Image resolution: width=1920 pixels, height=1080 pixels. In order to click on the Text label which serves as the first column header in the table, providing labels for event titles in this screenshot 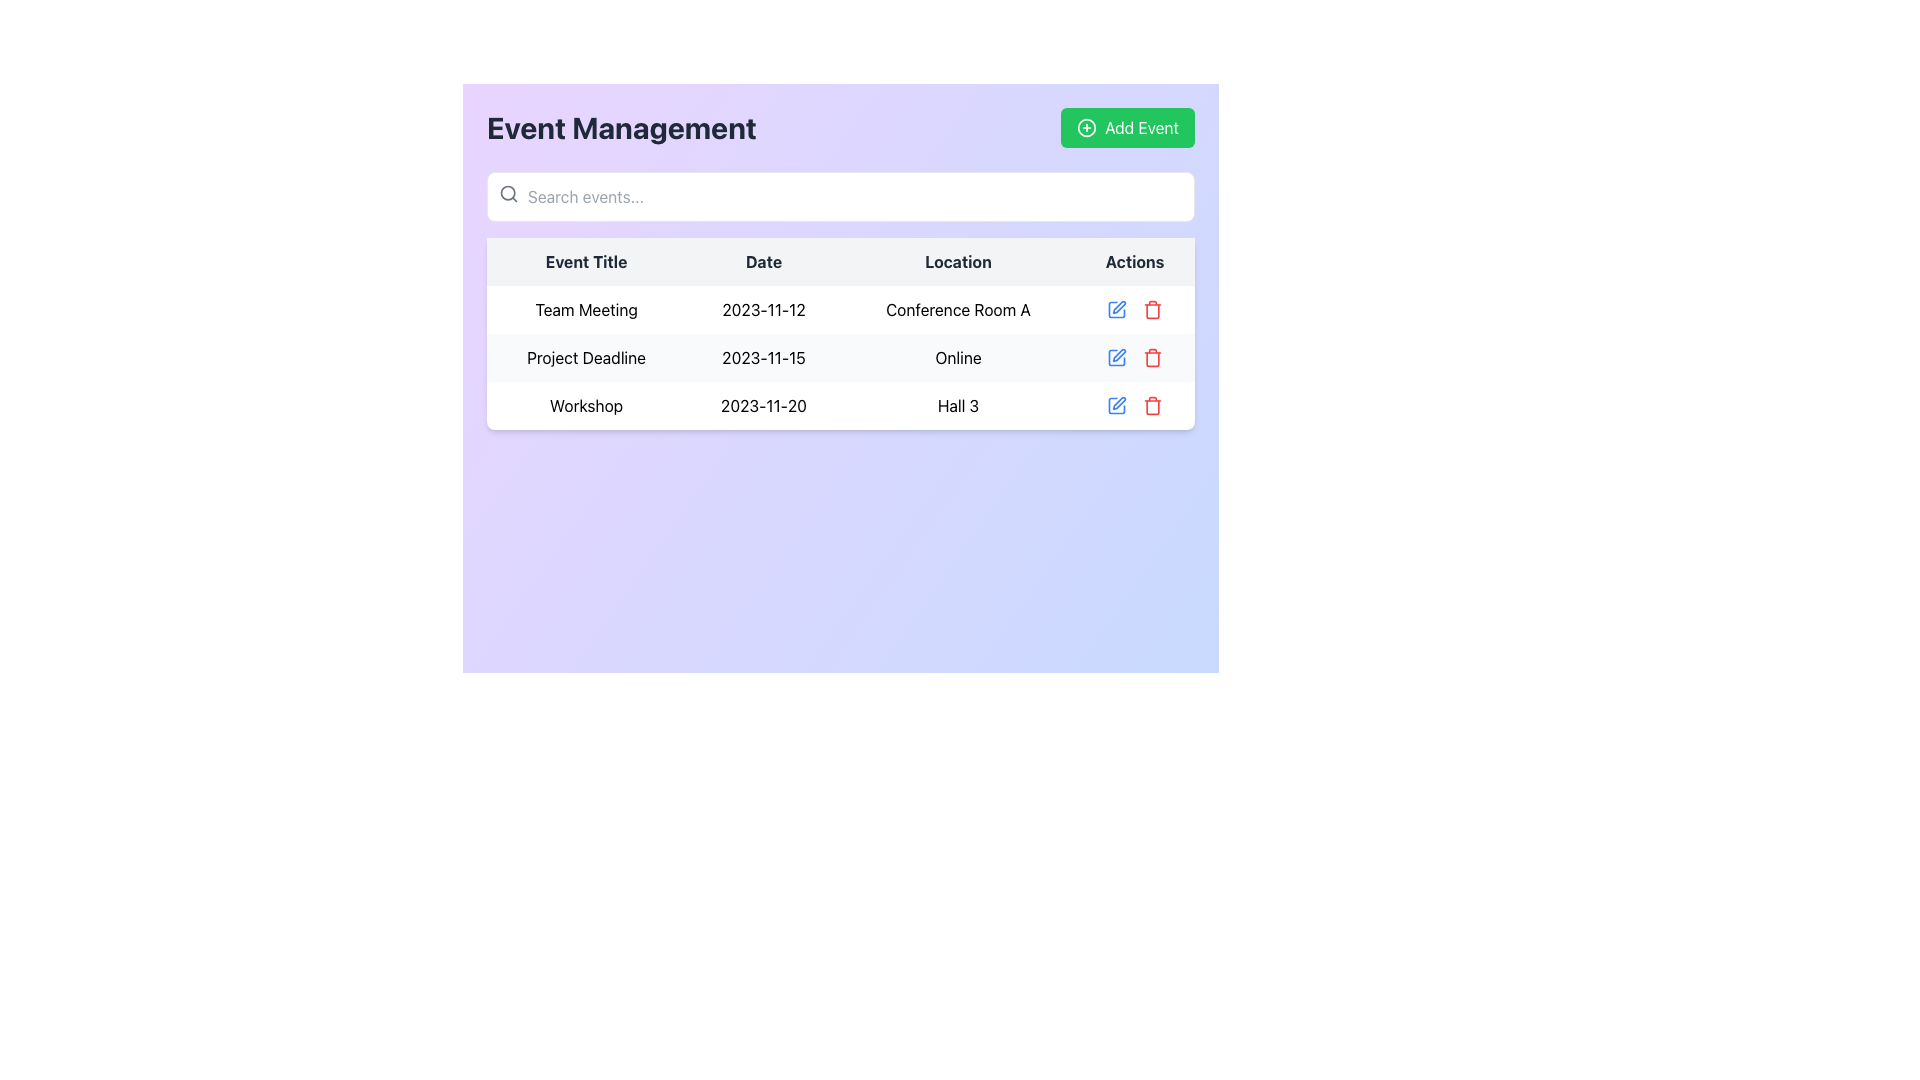, I will do `click(585, 261)`.